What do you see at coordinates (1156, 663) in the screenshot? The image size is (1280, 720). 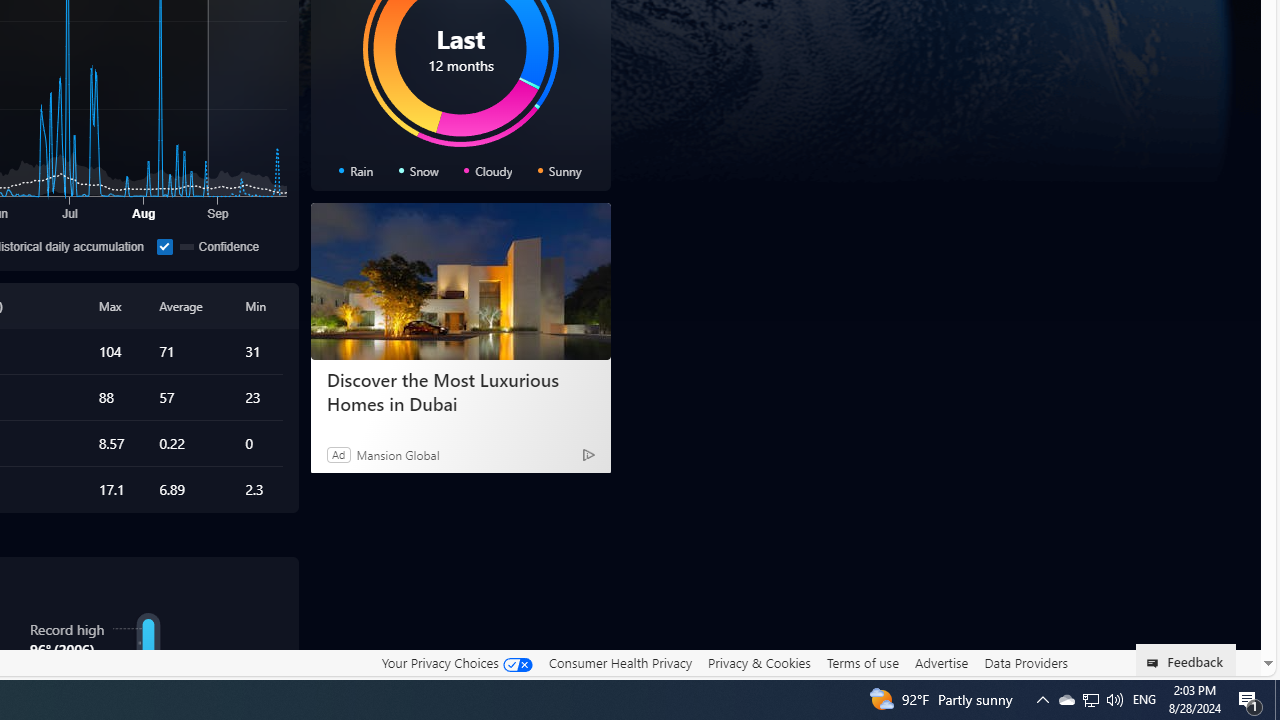 I see `'Class: feedback_link_icon-DS-EntryPoint1-1'` at bounding box center [1156, 663].